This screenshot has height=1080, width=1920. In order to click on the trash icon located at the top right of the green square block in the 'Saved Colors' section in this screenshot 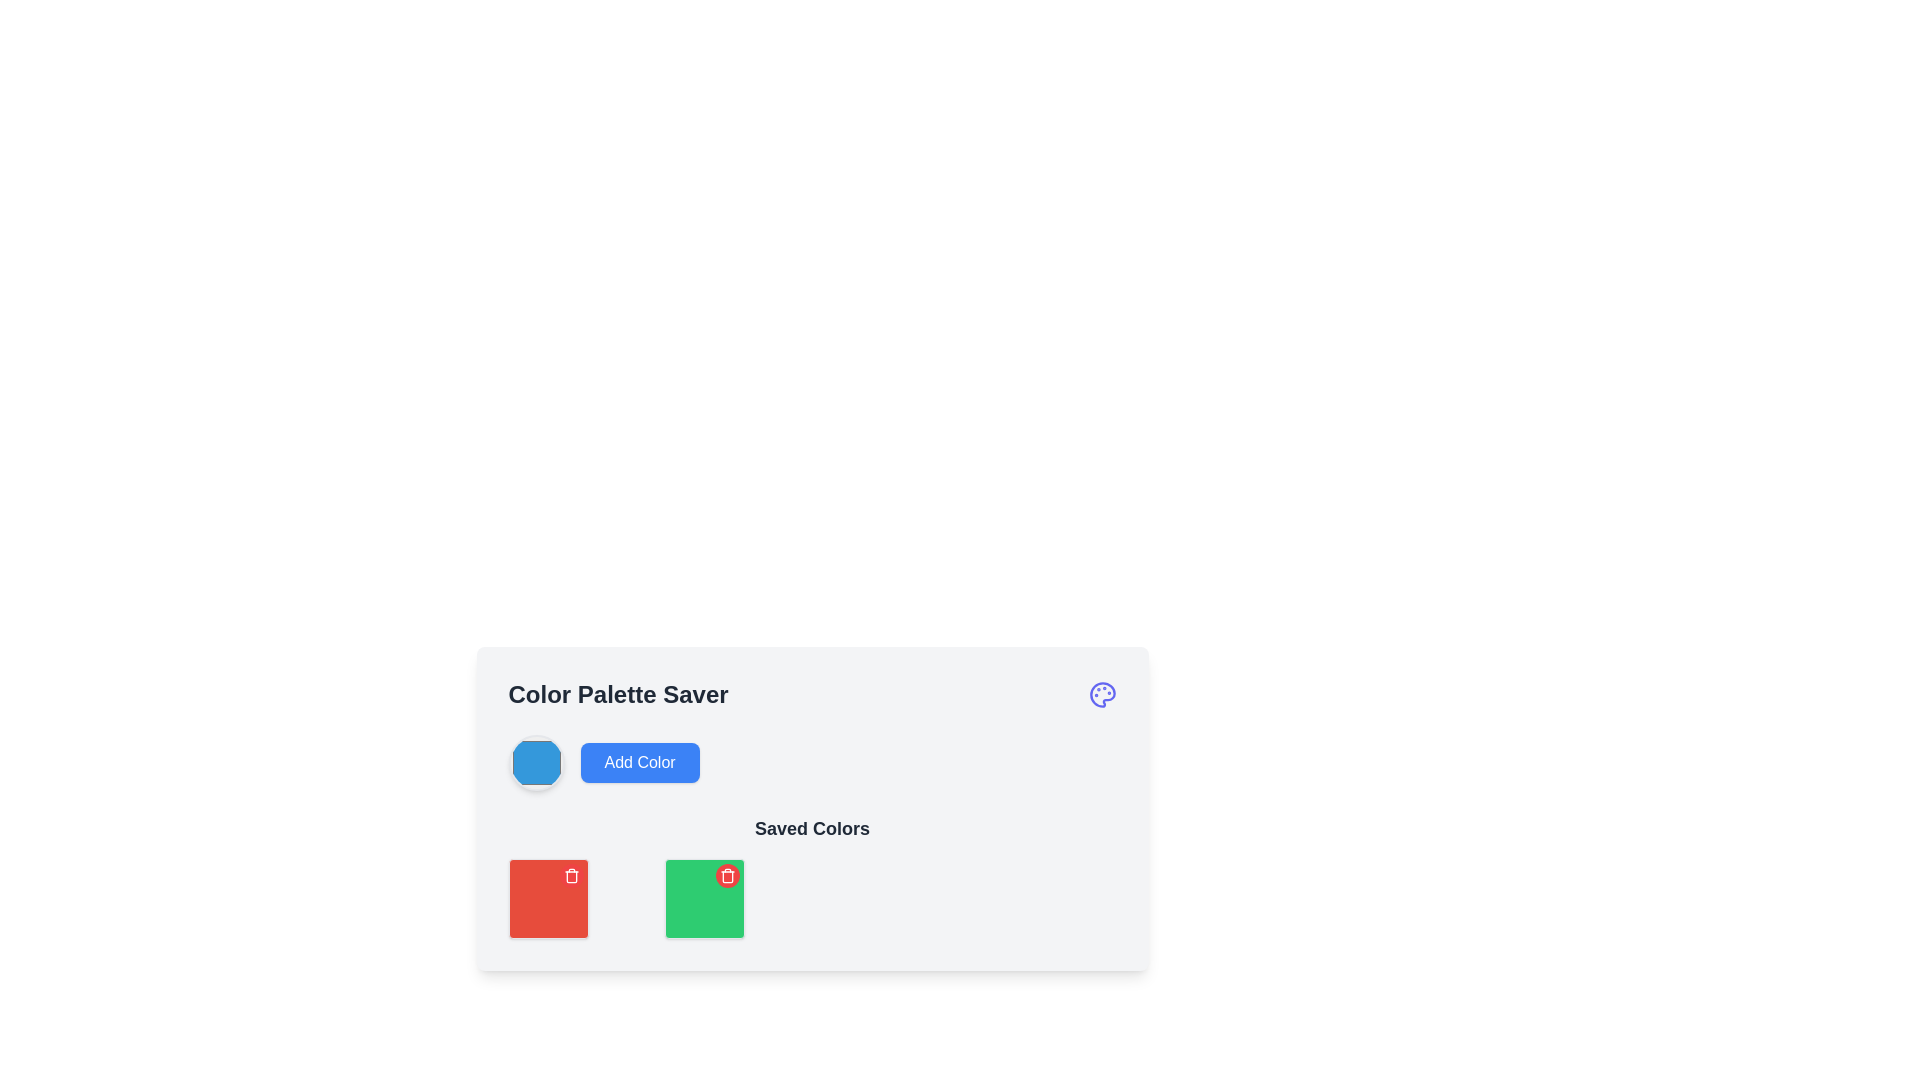, I will do `click(570, 874)`.